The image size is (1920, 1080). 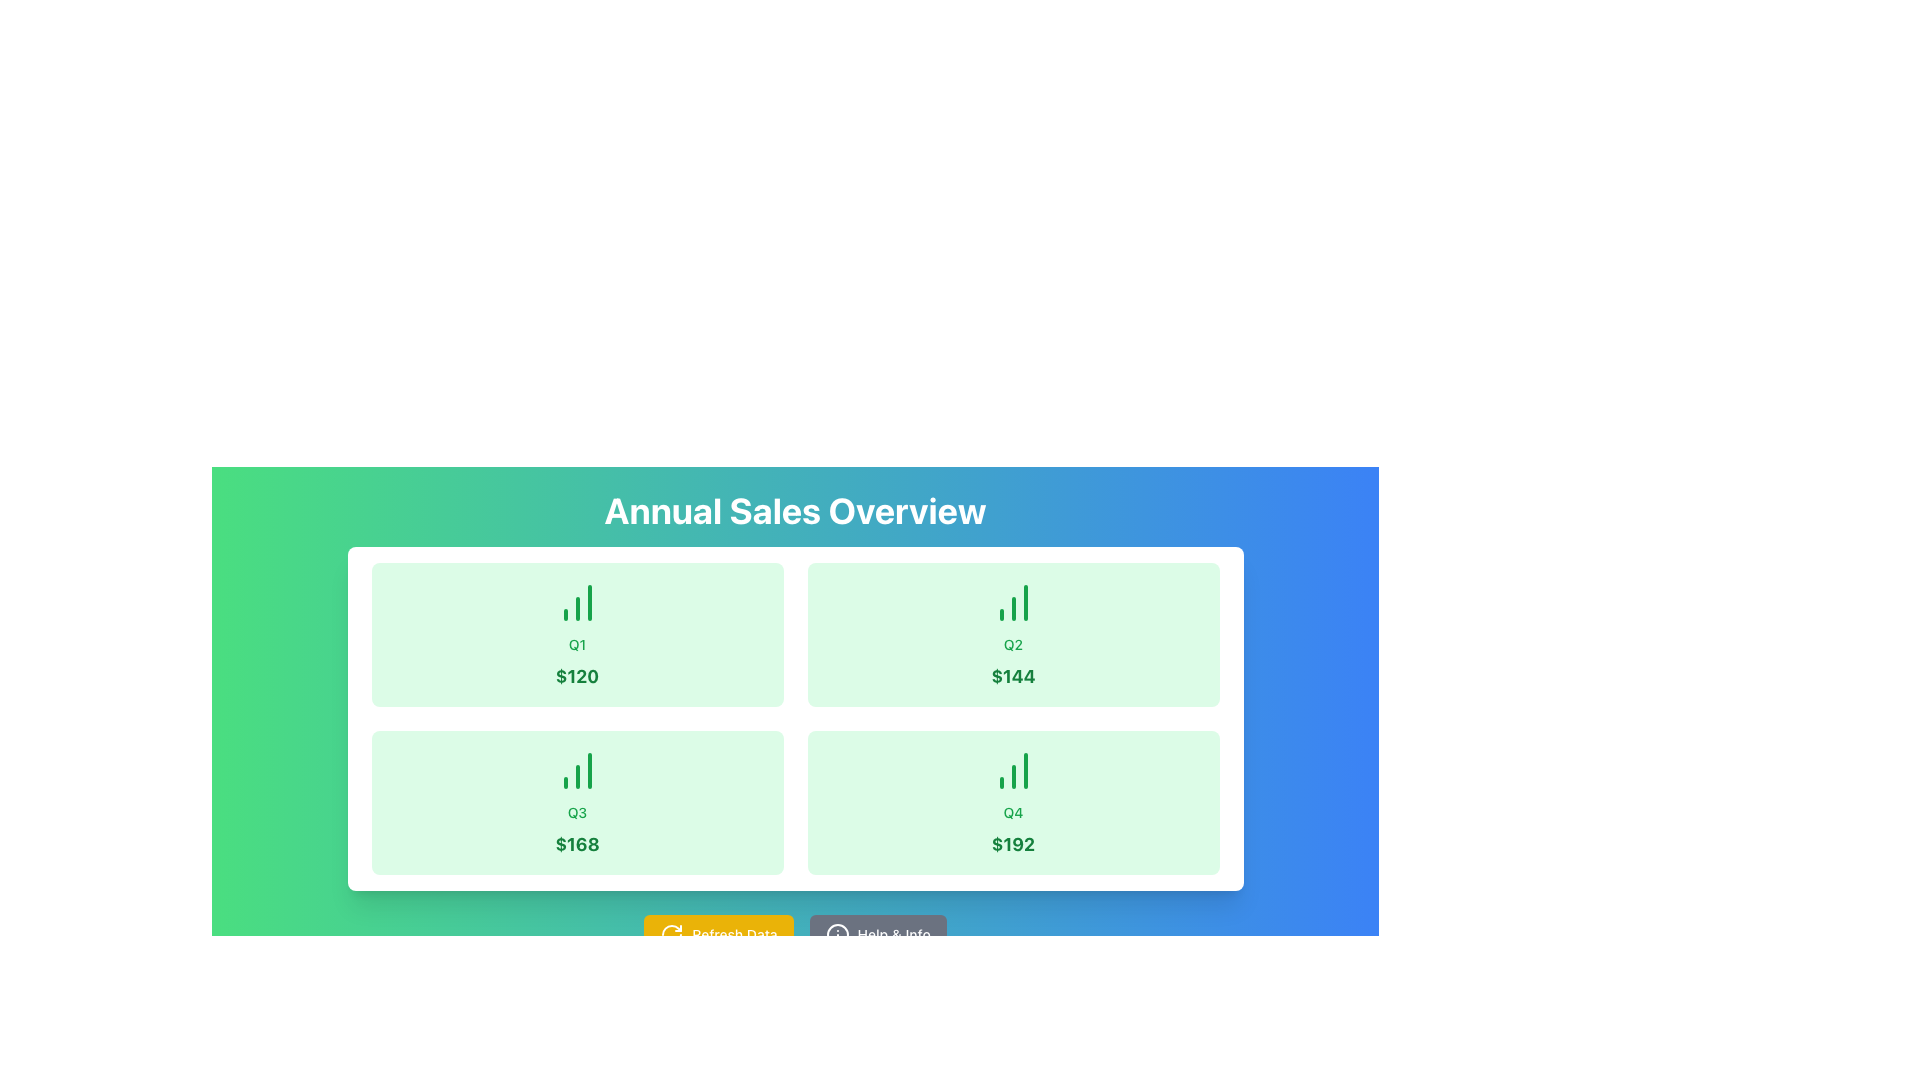 I want to click on the icon representing the first quarter sales data, located in the top-left corner of the grid above the text 'Q1' and '$120', to associate it with the Q1 data, so click(x=576, y=601).